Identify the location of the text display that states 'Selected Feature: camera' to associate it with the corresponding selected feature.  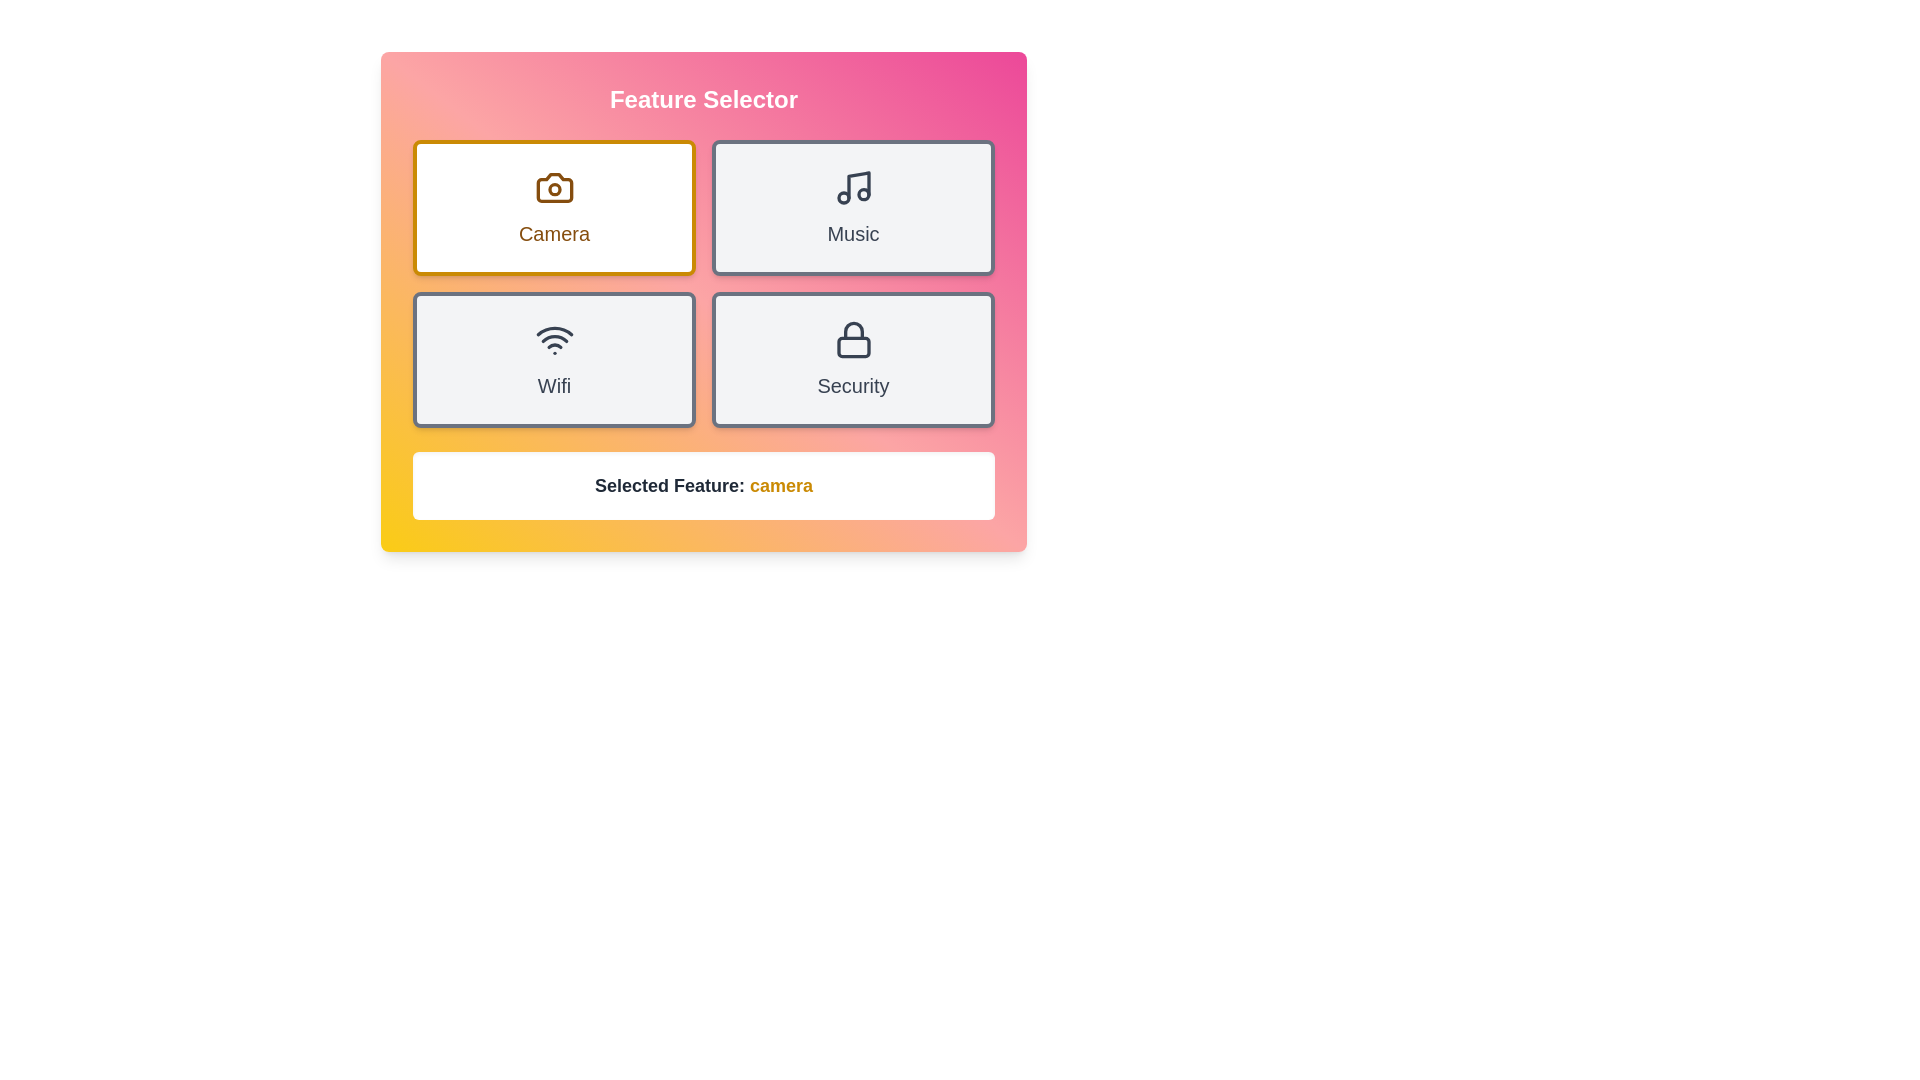
(704, 486).